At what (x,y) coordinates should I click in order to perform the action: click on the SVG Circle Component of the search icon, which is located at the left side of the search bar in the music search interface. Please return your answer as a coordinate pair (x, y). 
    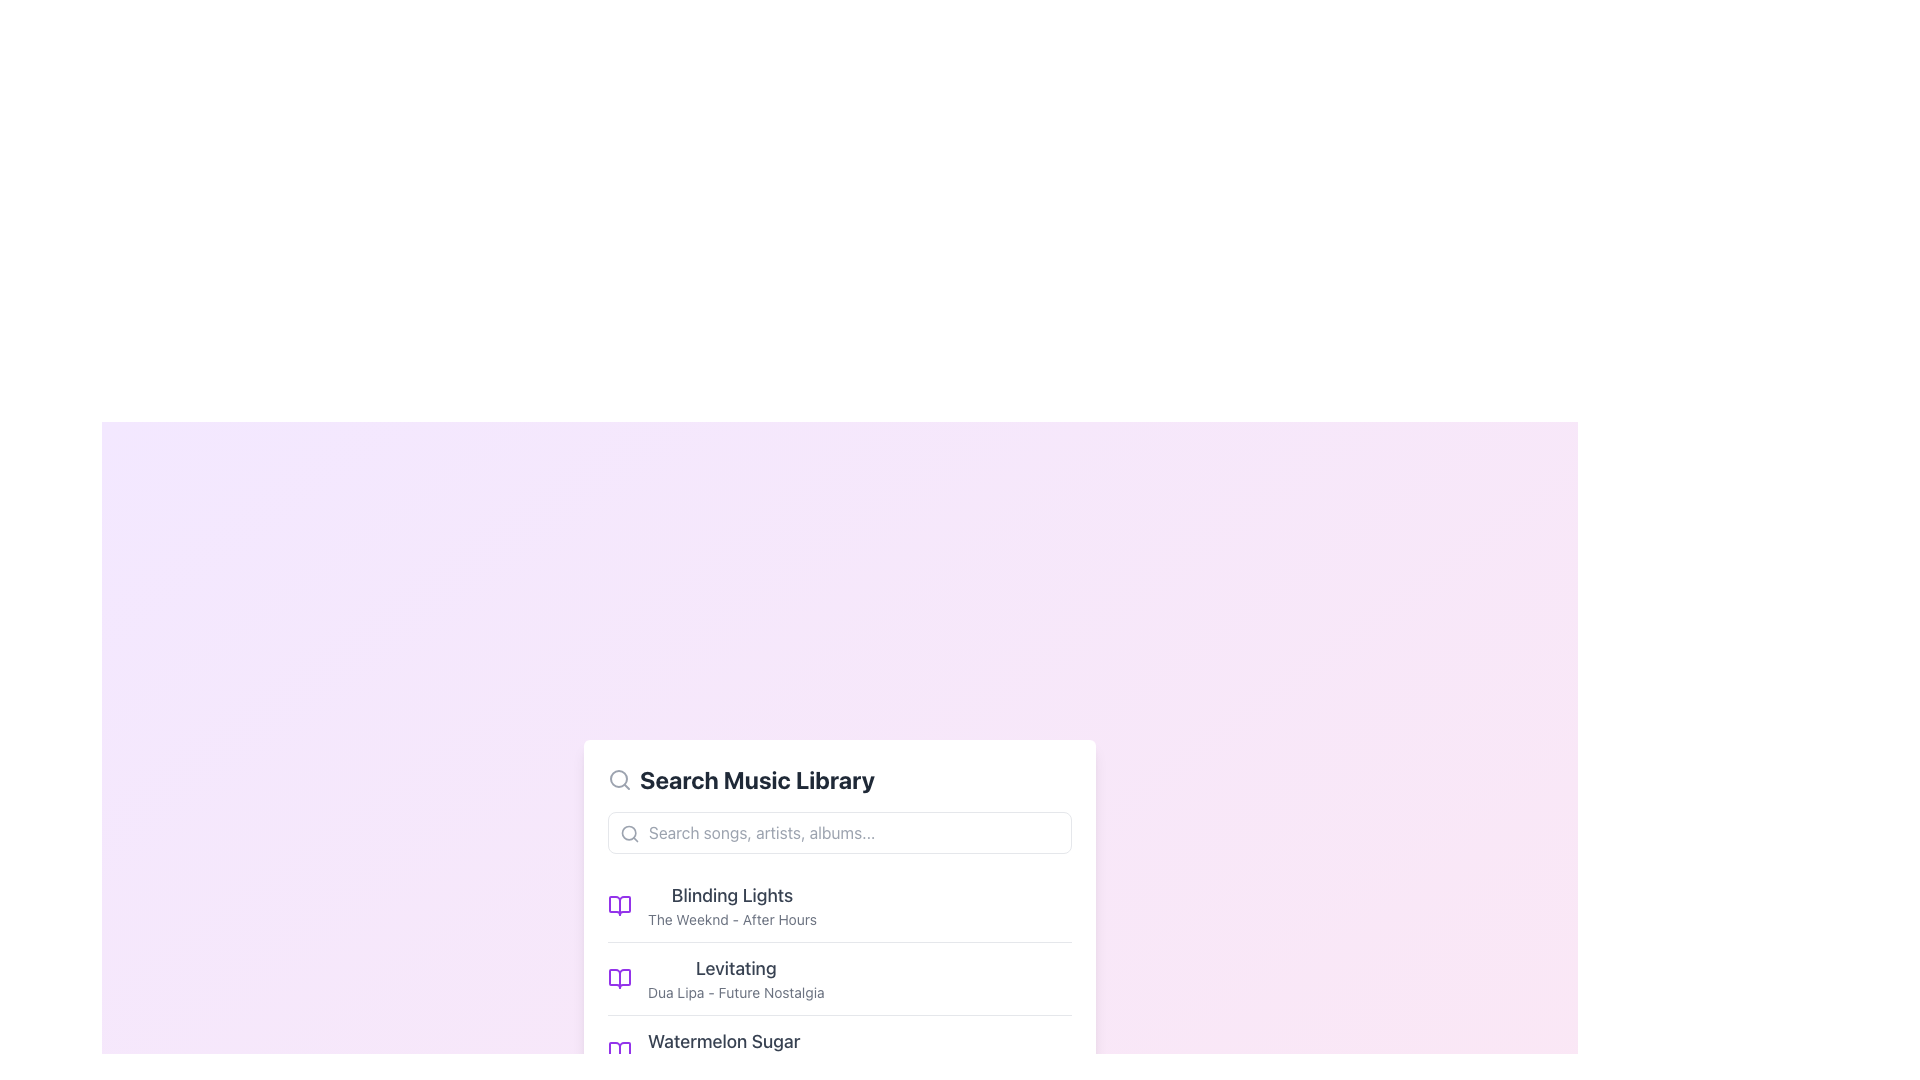
    Looking at the image, I should click on (628, 832).